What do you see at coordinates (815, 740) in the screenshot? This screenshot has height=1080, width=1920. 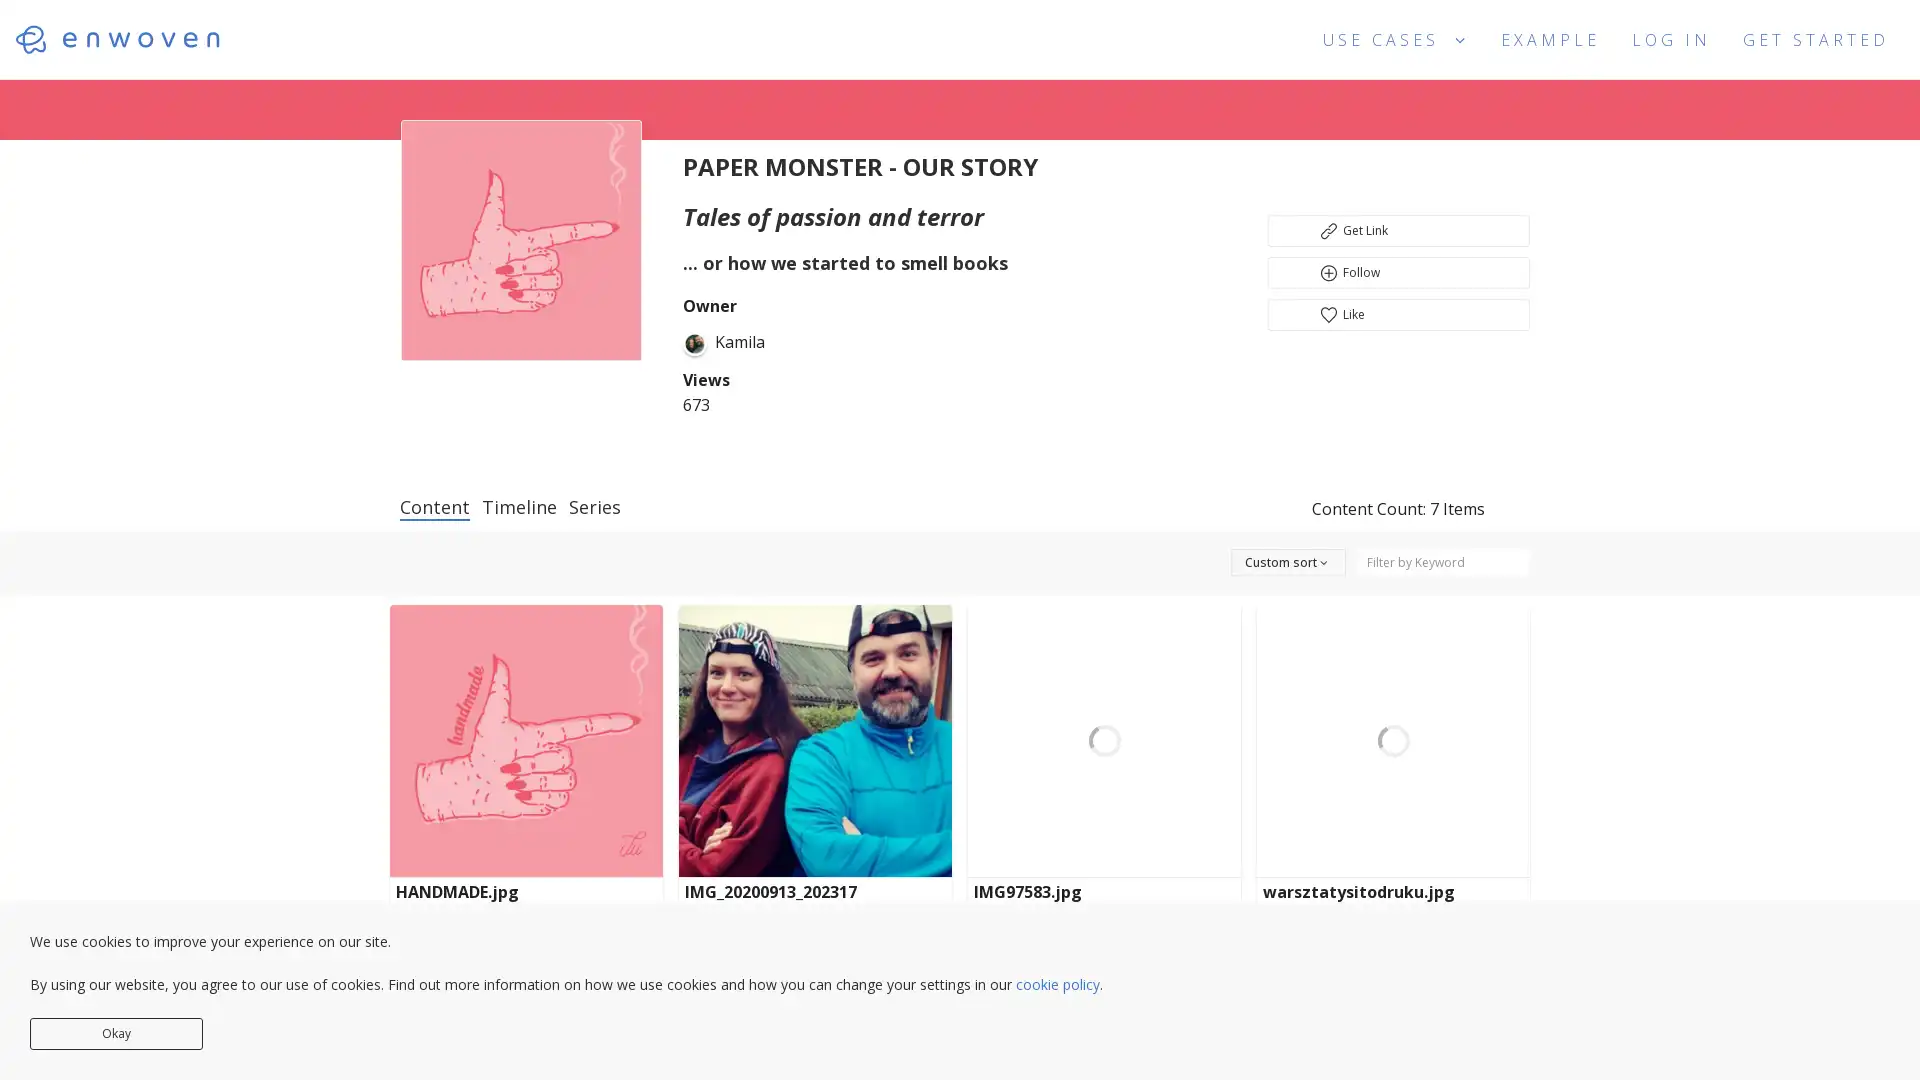 I see `164 views image preview` at bounding box center [815, 740].